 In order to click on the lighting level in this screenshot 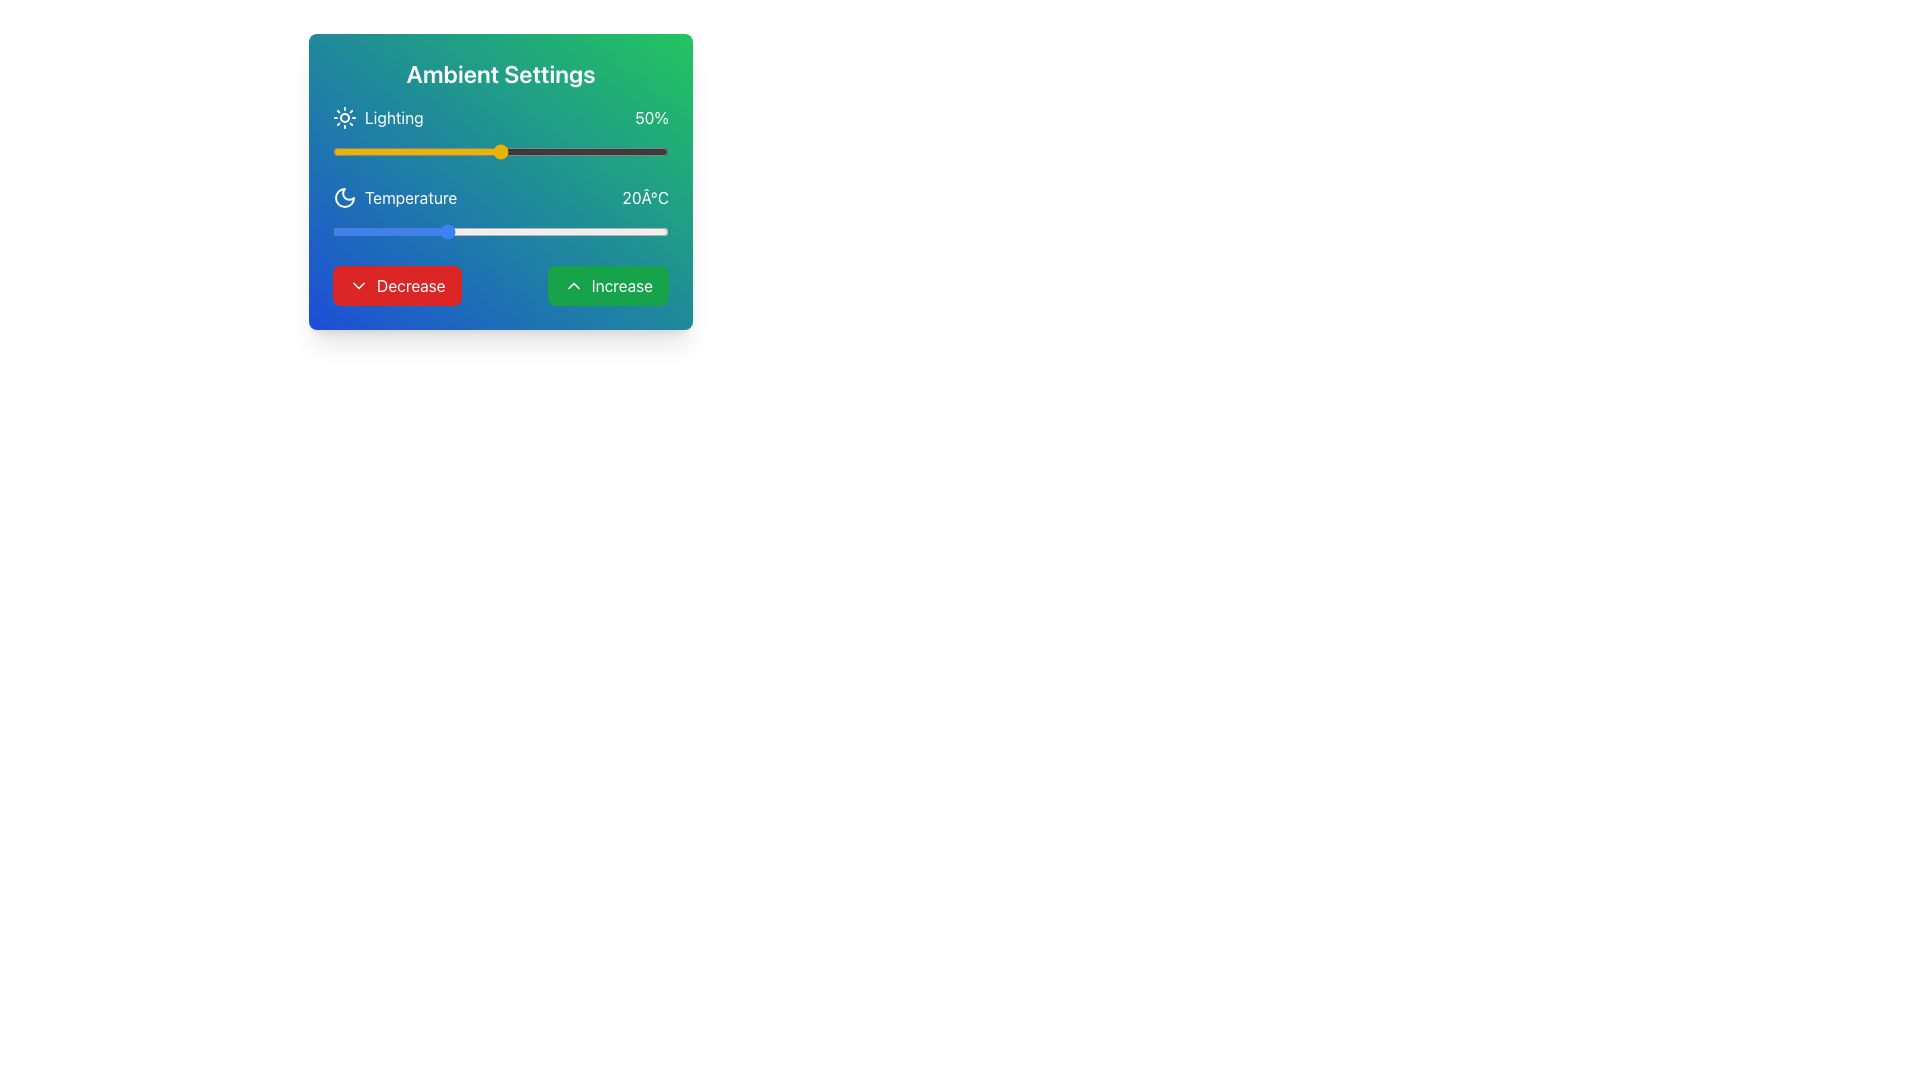, I will do `click(607, 150)`.